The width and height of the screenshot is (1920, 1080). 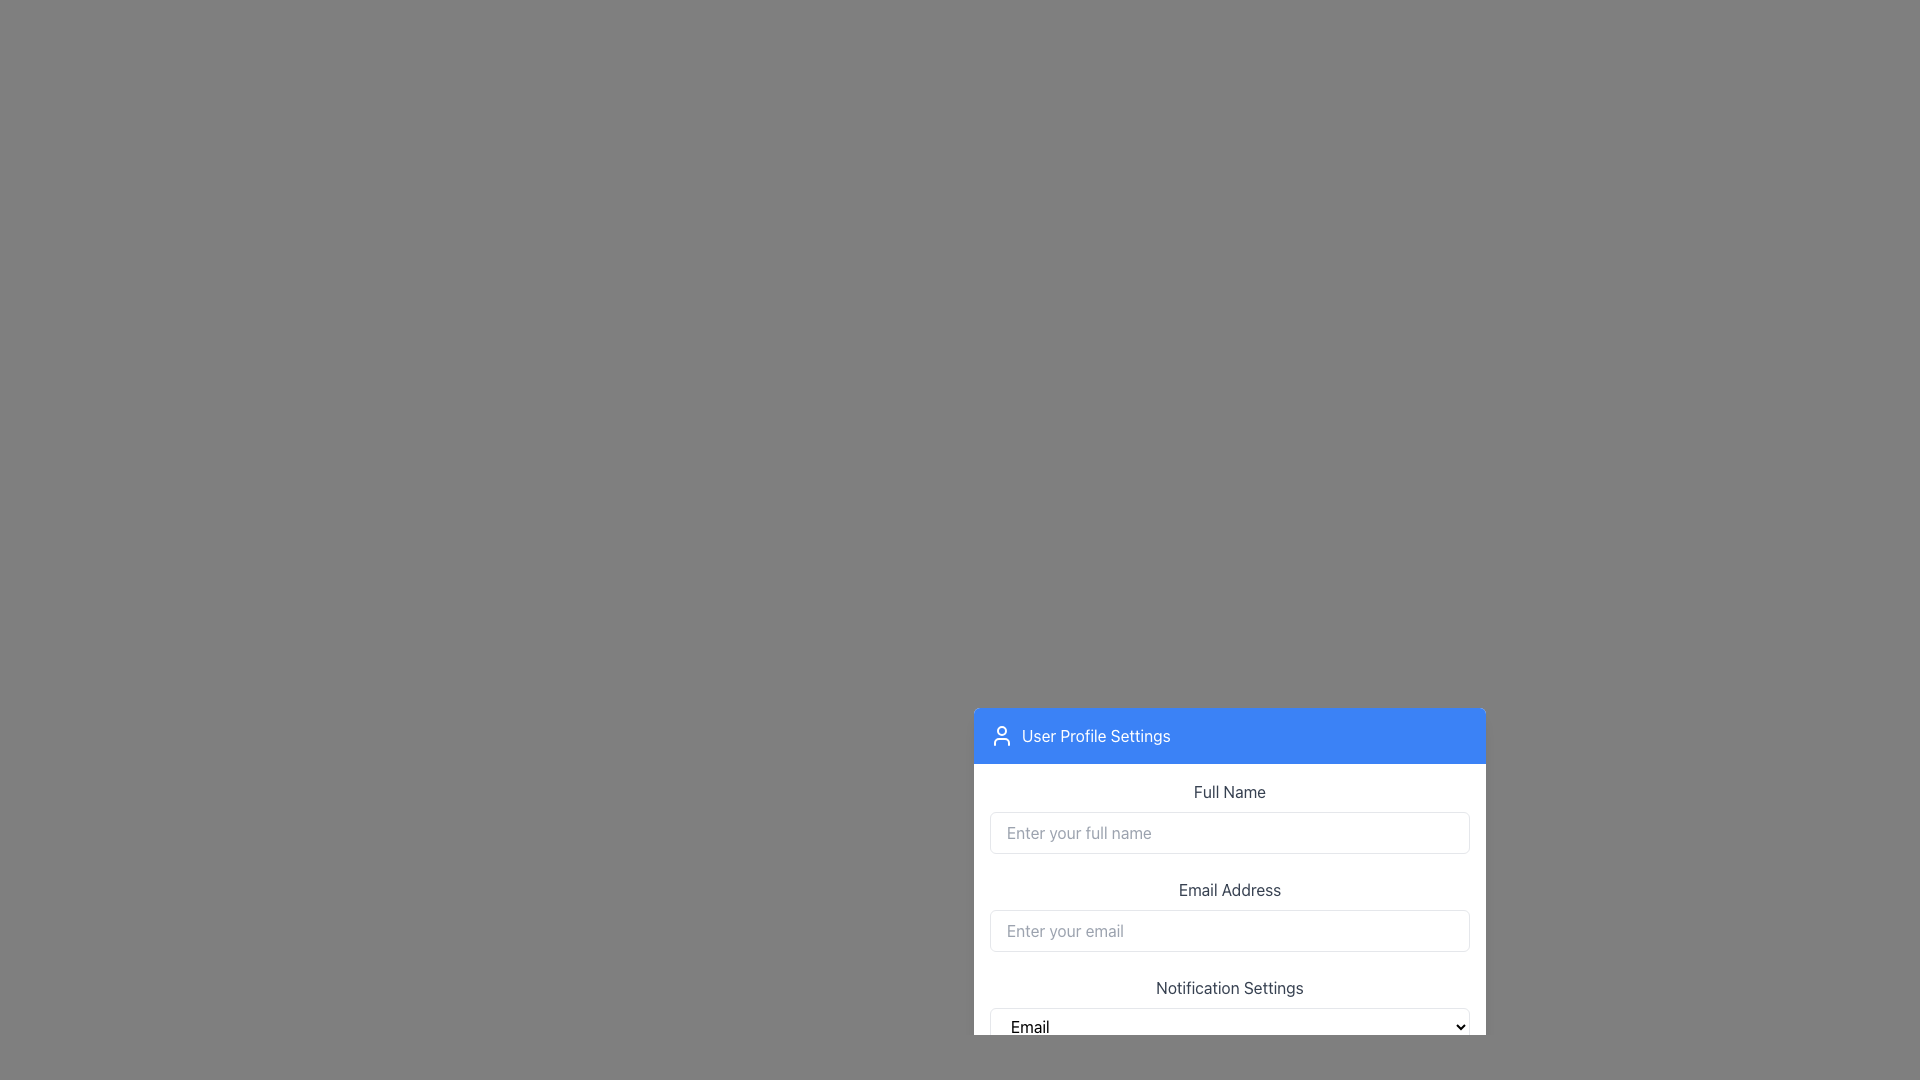 I want to click on the User Profile icon, which features a simplistic design with a circular head and shoulders, located on the left side of the header section titled 'User Profile Settings', so click(x=1002, y=735).